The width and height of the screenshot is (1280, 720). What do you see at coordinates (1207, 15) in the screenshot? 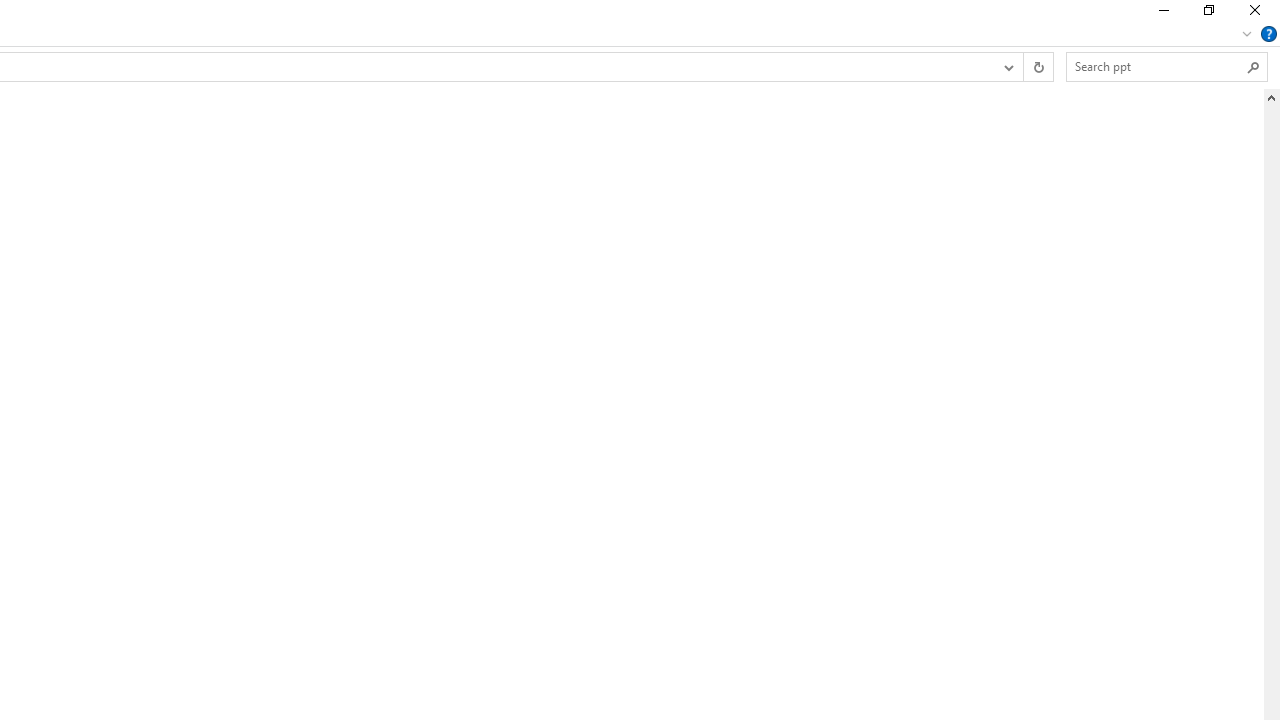
I see `'Restore'` at bounding box center [1207, 15].